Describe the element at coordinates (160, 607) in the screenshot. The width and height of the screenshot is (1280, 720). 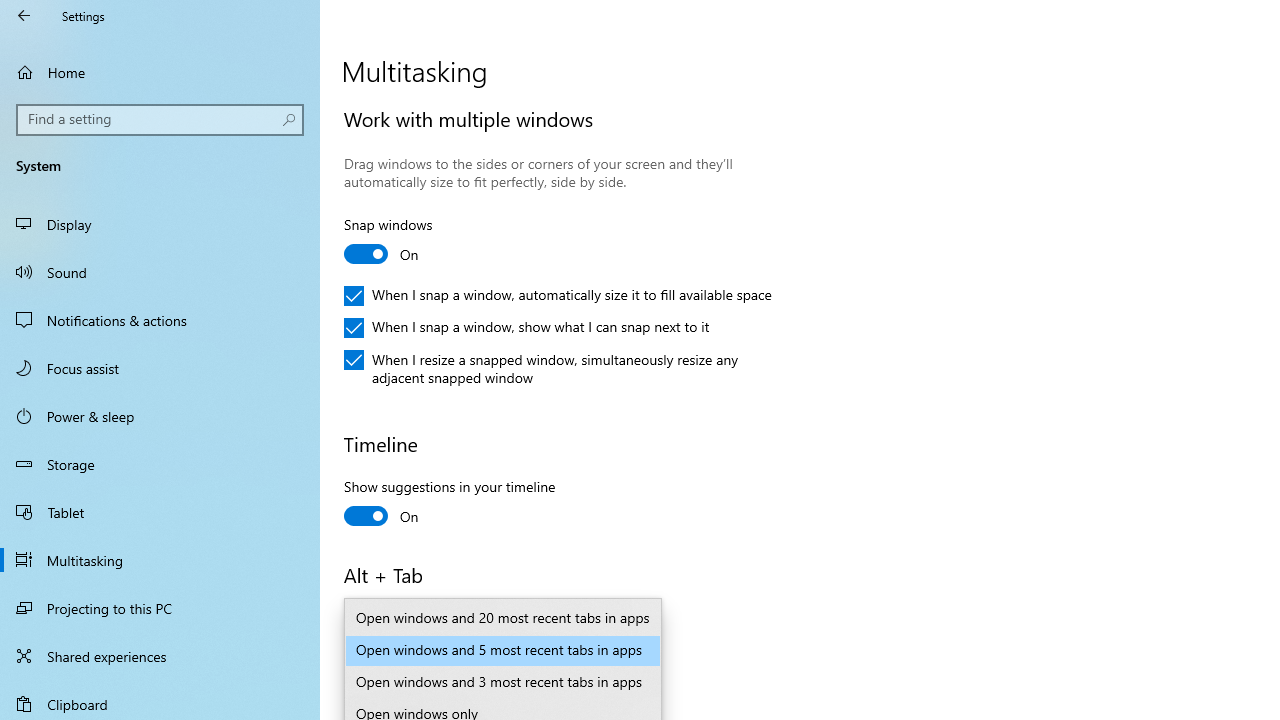
I see `'Projecting to this PC'` at that location.